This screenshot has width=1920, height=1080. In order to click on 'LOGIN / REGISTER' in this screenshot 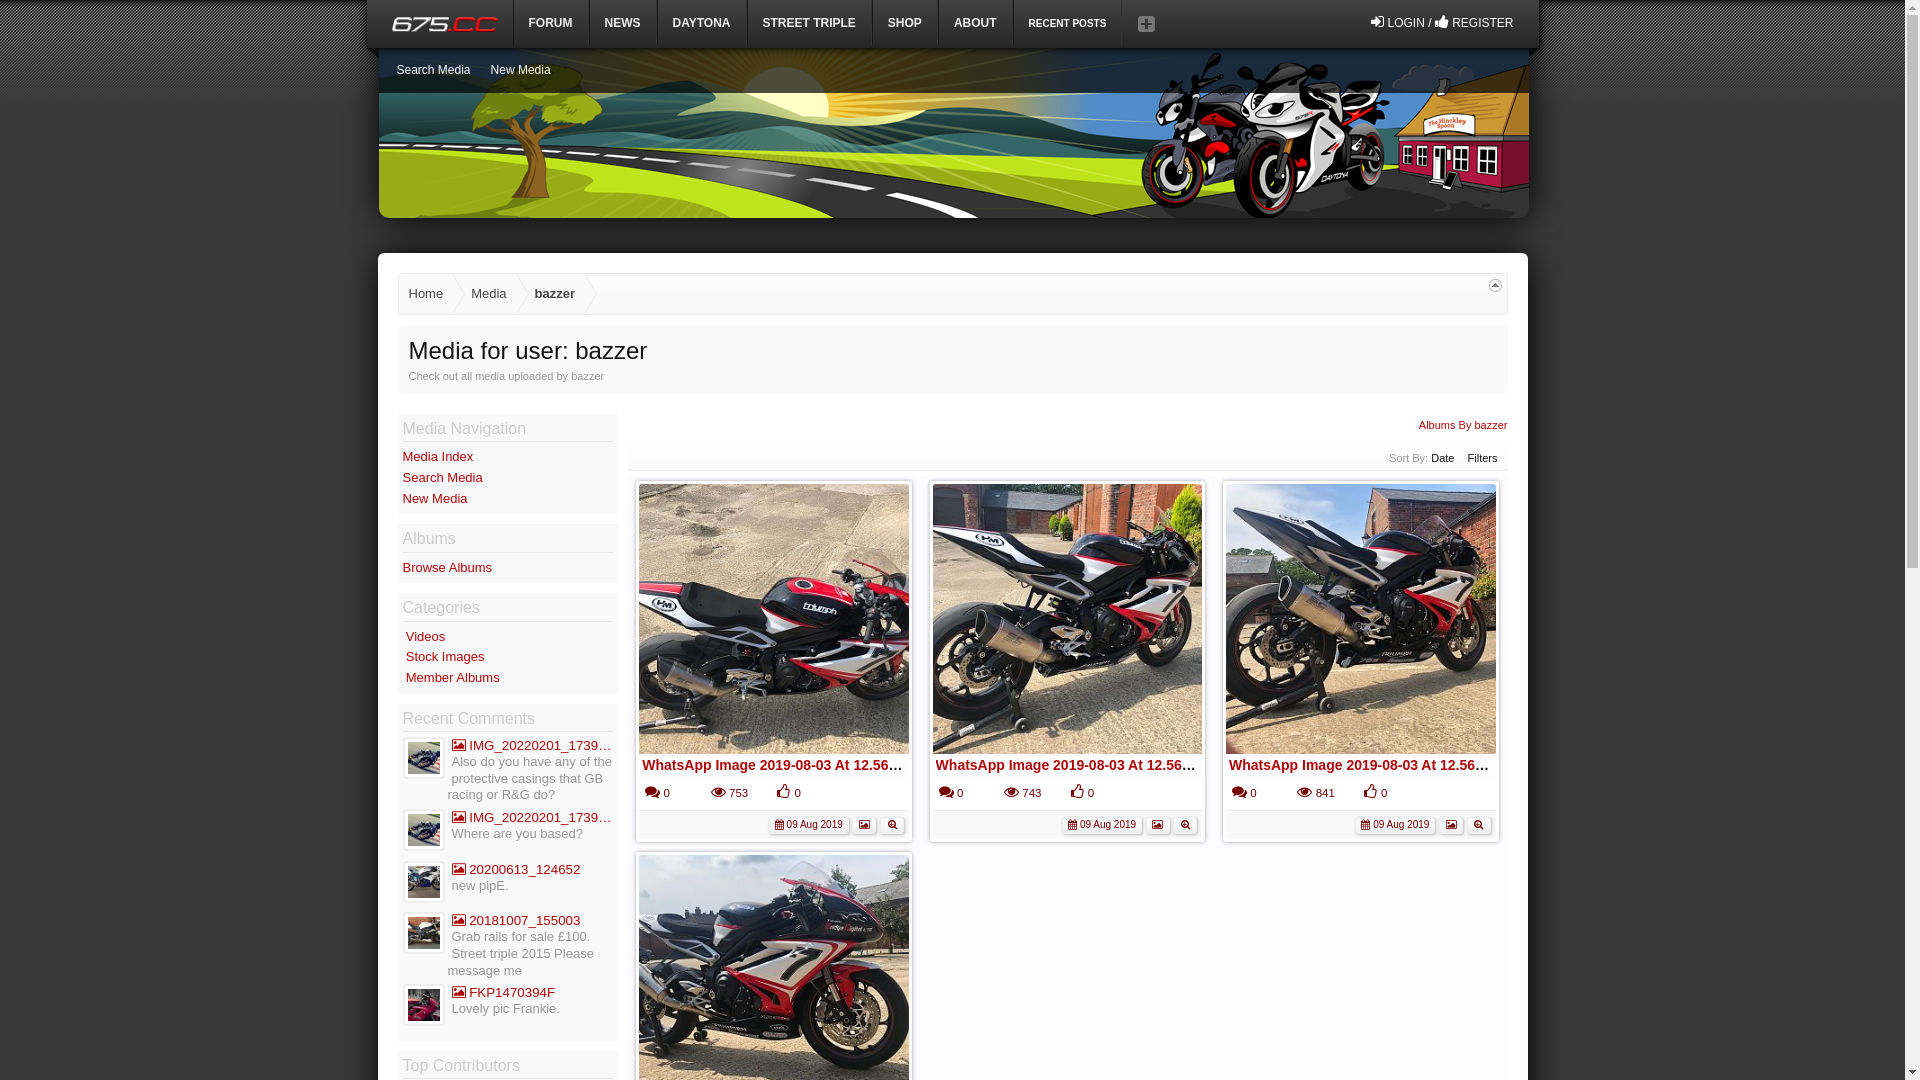, I will do `click(1441, 22)`.